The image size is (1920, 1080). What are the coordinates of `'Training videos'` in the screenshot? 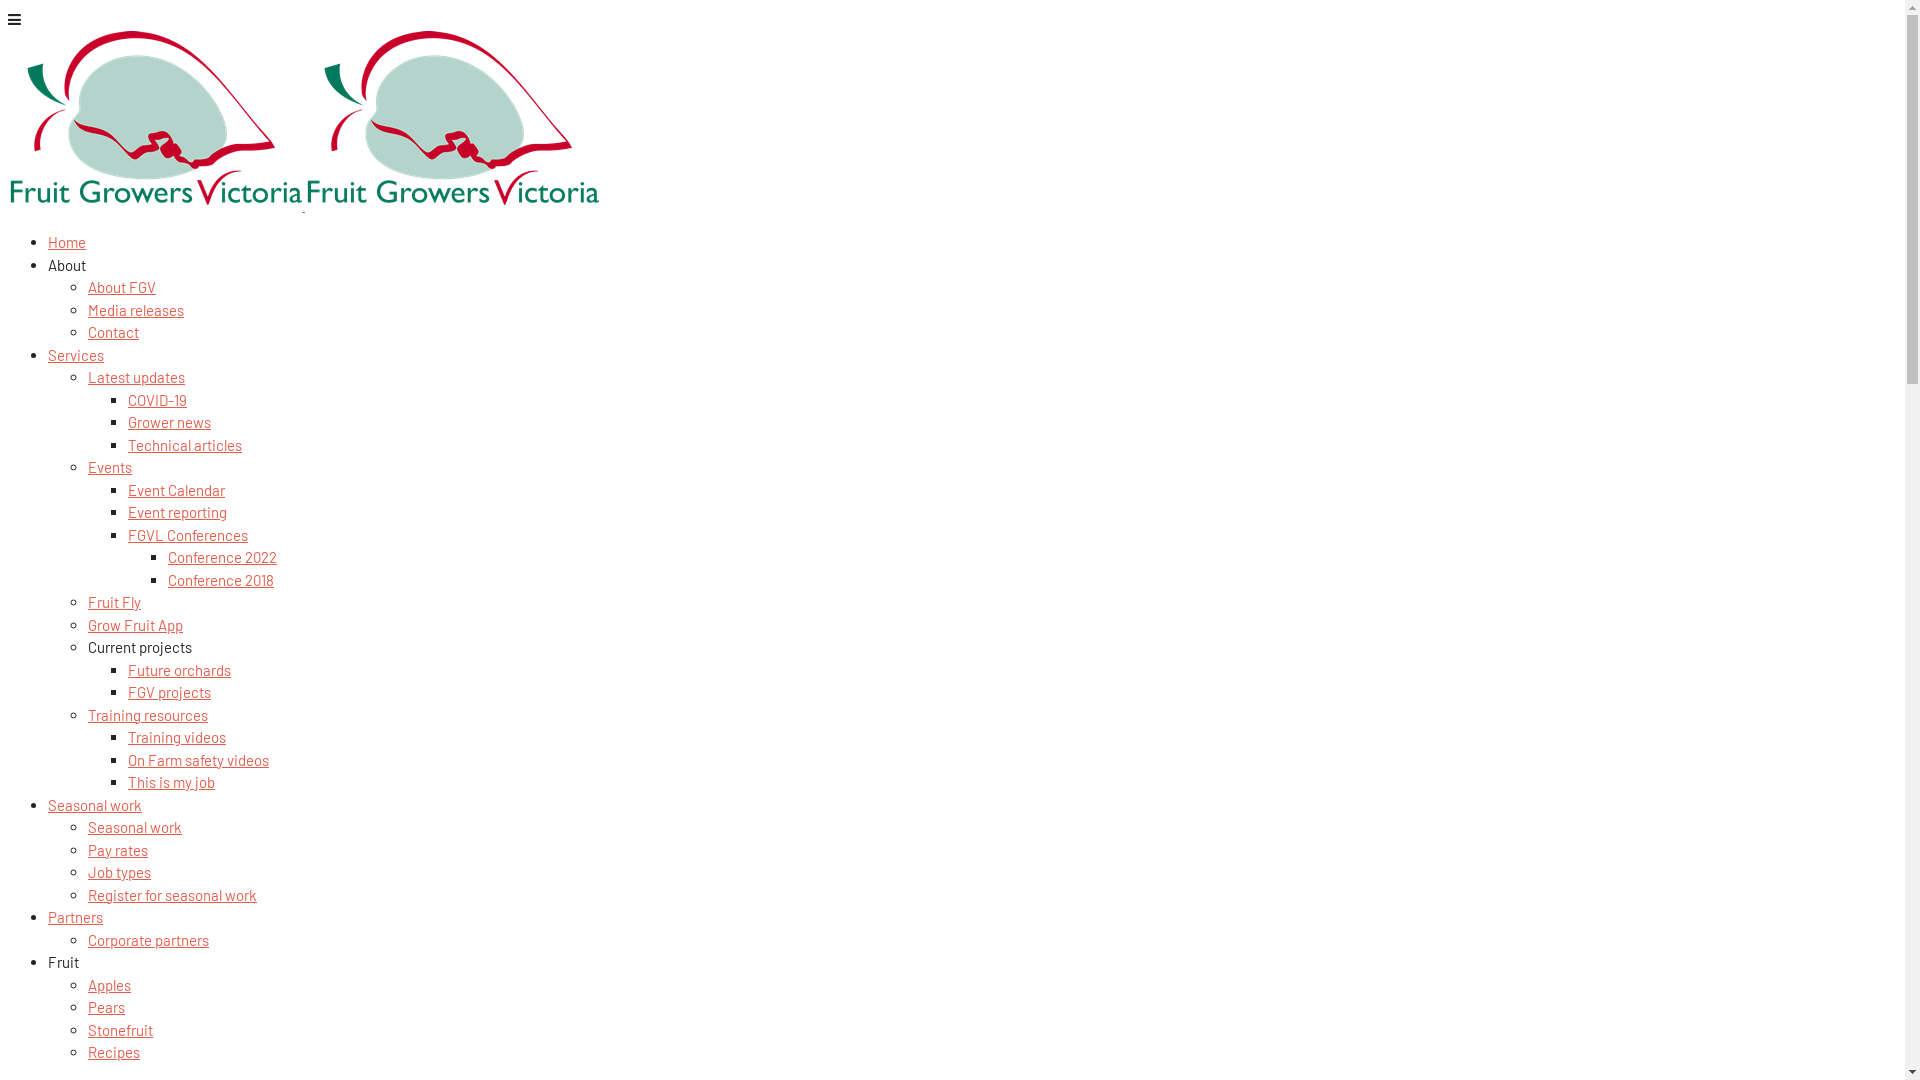 It's located at (177, 736).